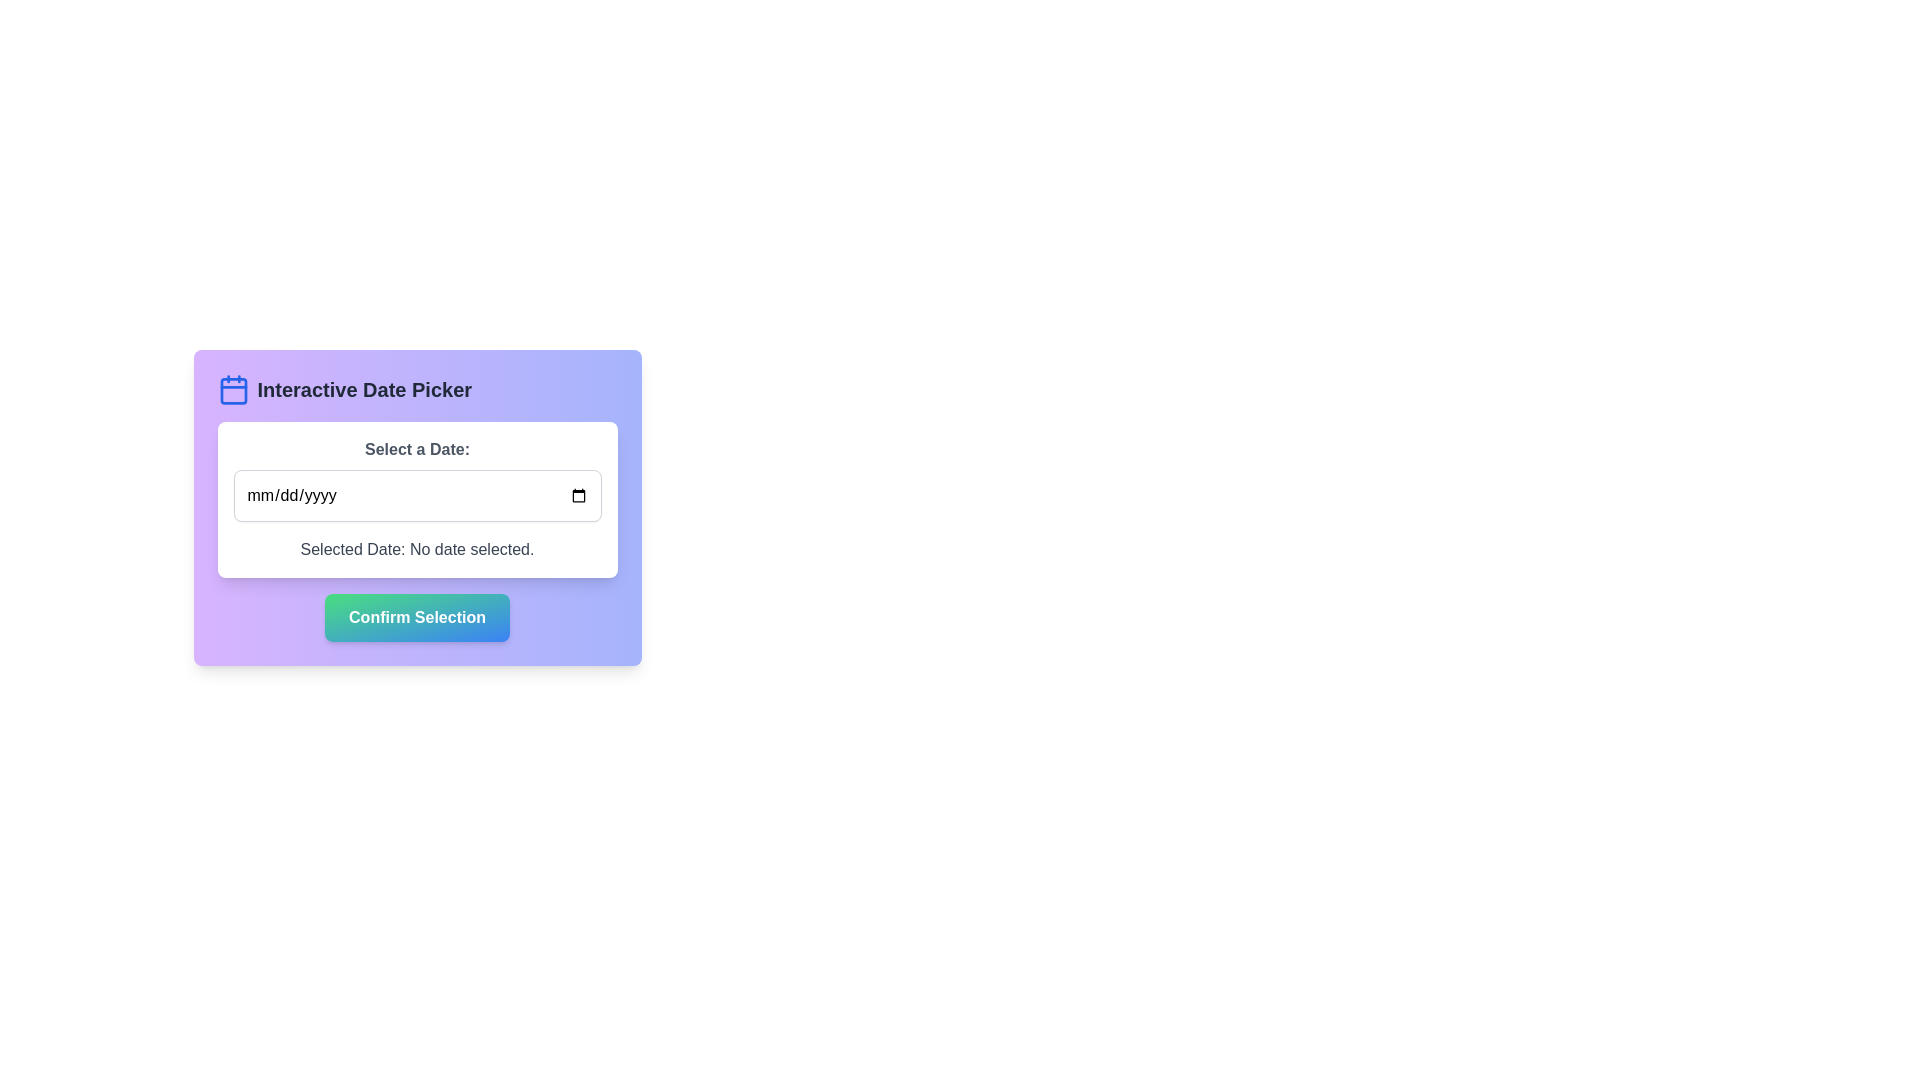 The width and height of the screenshot is (1920, 1080). What do you see at coordinates (416, 616) in the screenshot?
I see `keyboard navigation` at bounding box center [416, 616].